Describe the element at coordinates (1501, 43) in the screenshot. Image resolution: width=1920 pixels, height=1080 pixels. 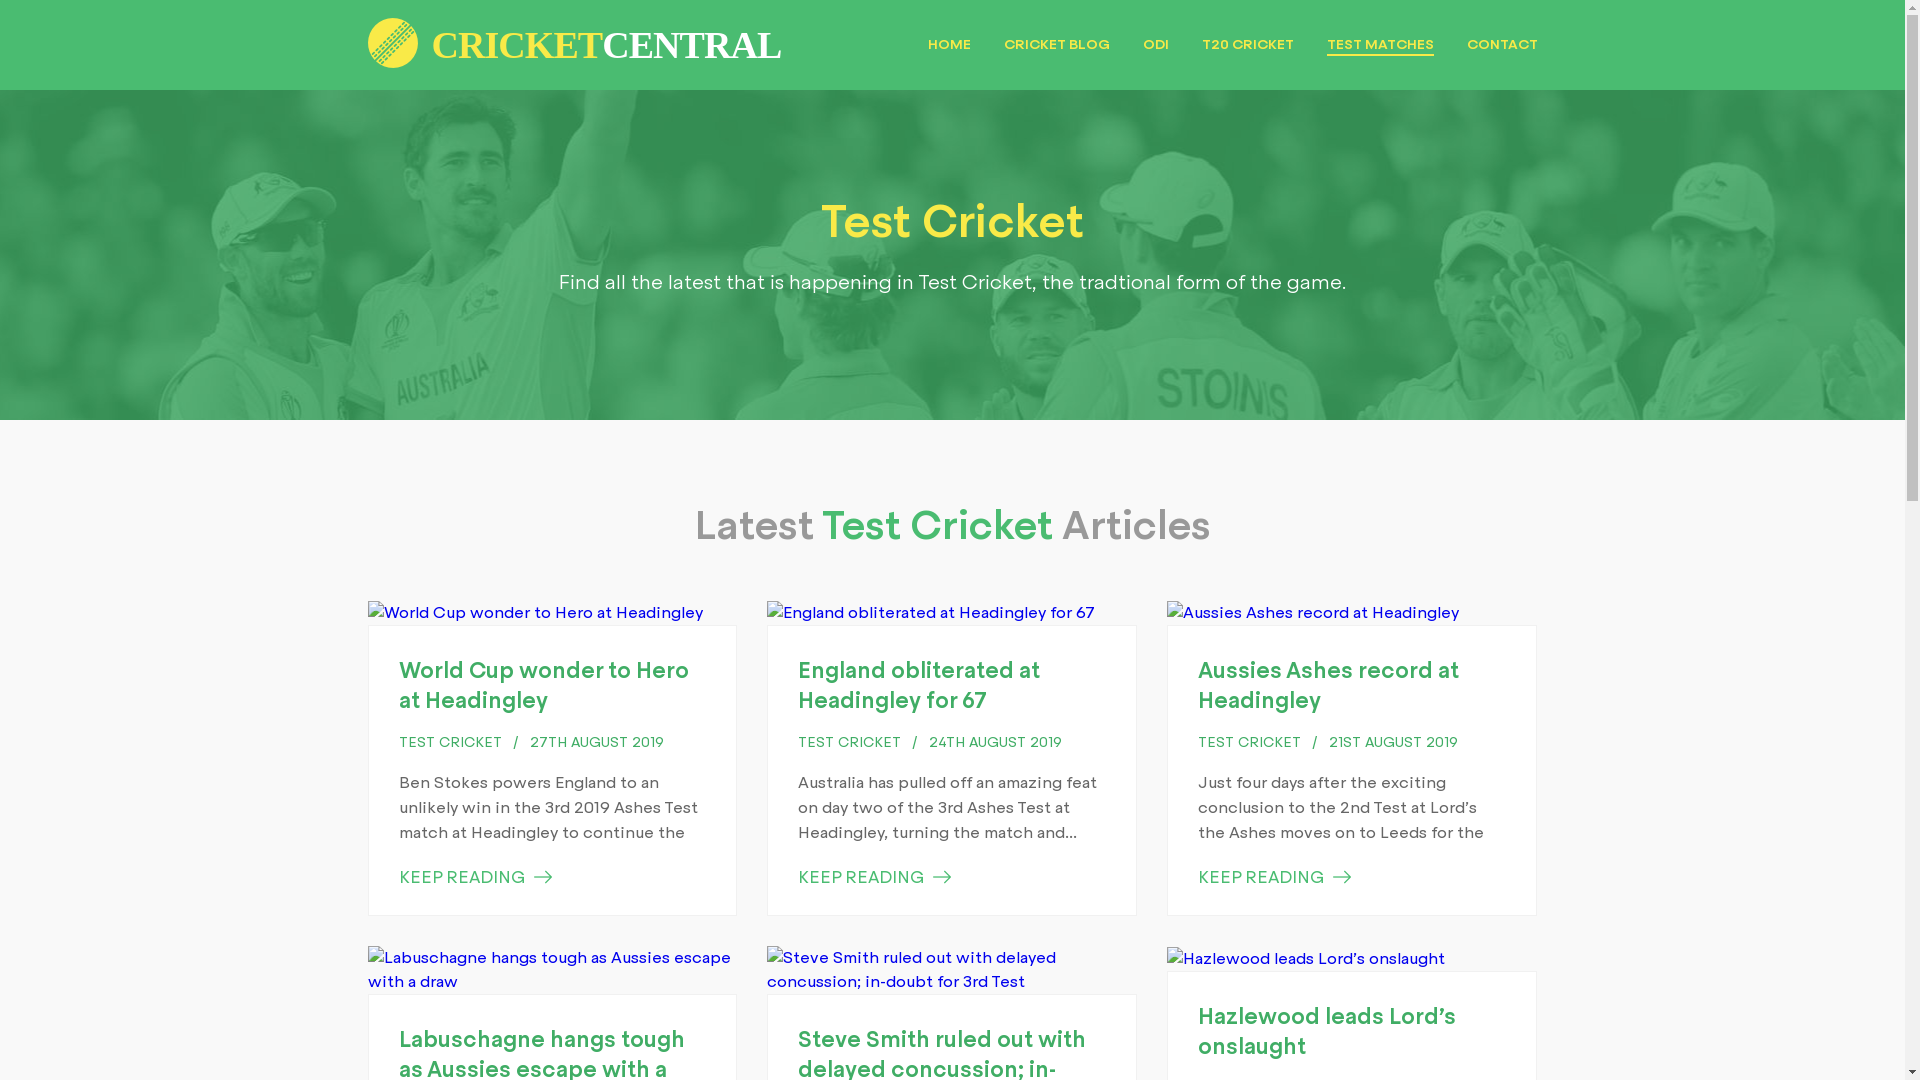
I see `'CONTACT'` at that location.